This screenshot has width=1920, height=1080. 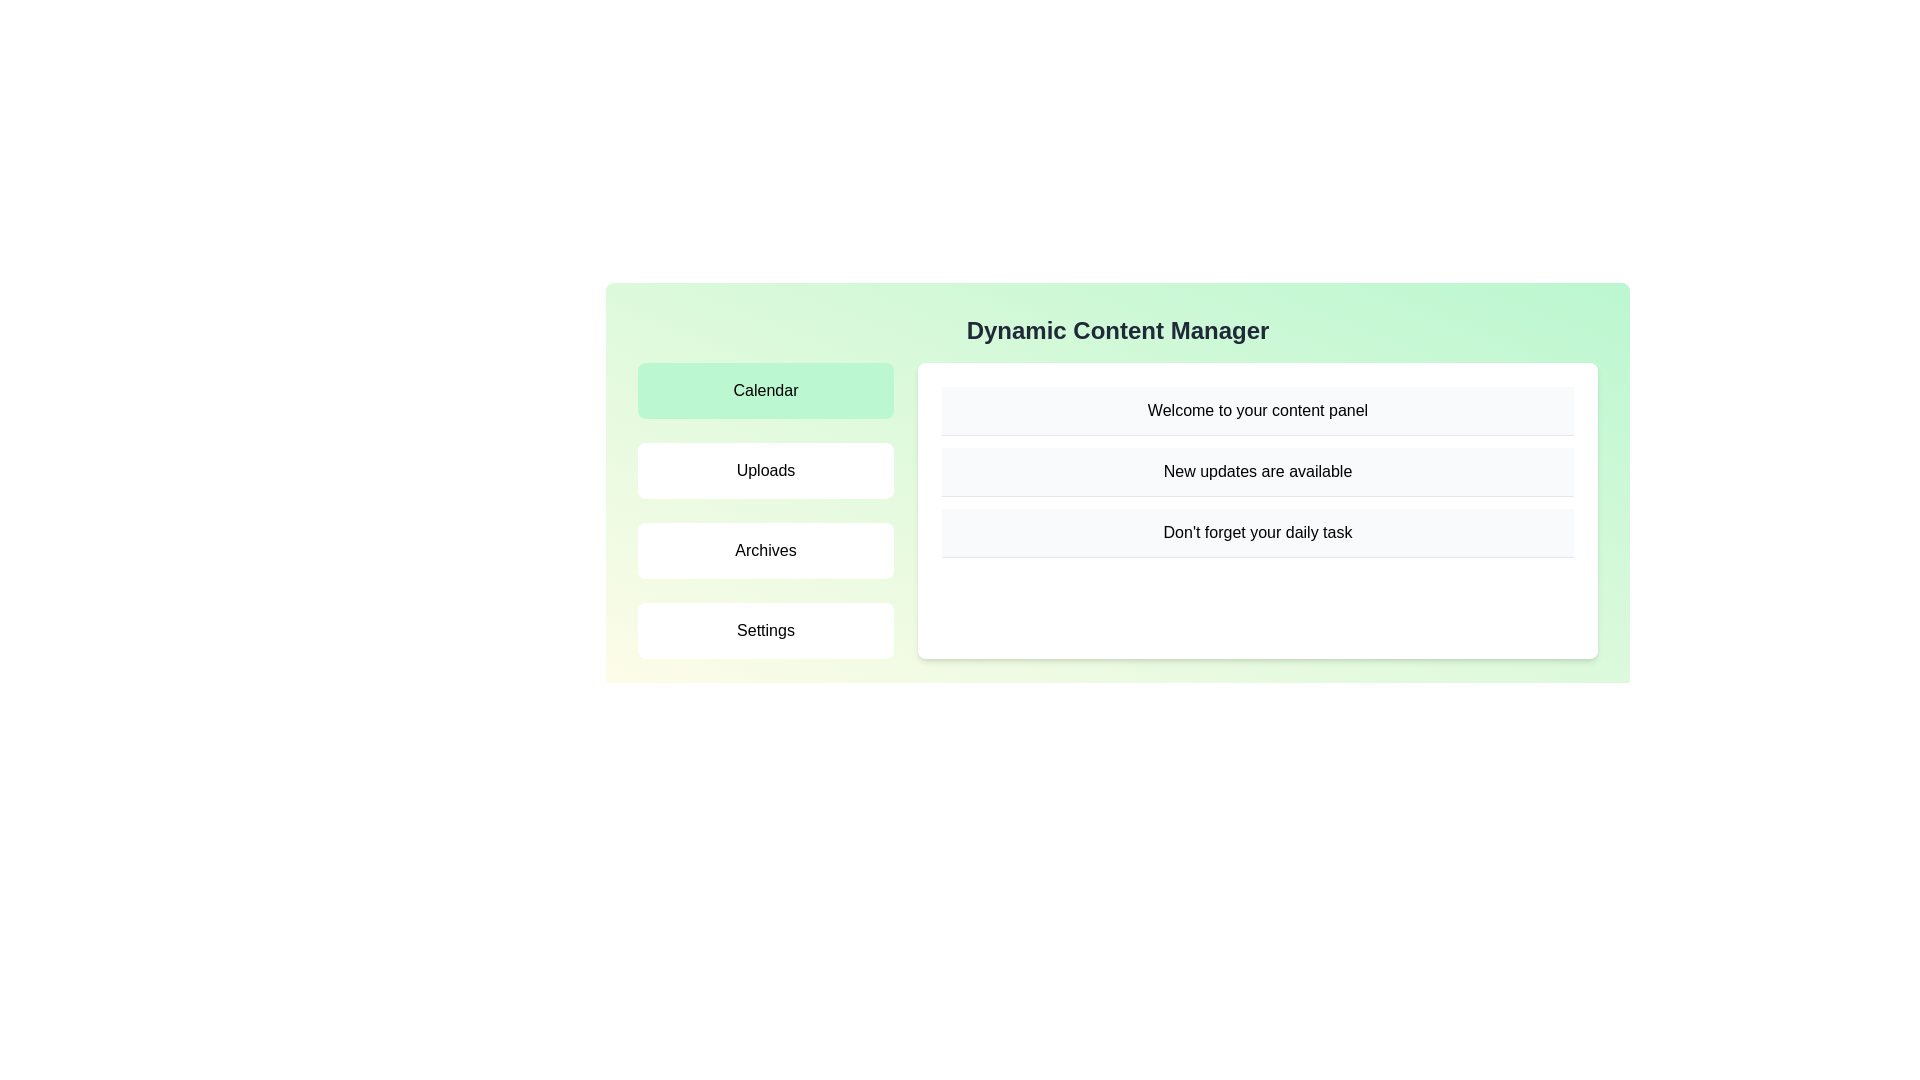 What do you see at coordinates (1256, 532) in the screenshot?
I see `the notification text for Don't forget your daily task` at bounding box center [1256, 532].